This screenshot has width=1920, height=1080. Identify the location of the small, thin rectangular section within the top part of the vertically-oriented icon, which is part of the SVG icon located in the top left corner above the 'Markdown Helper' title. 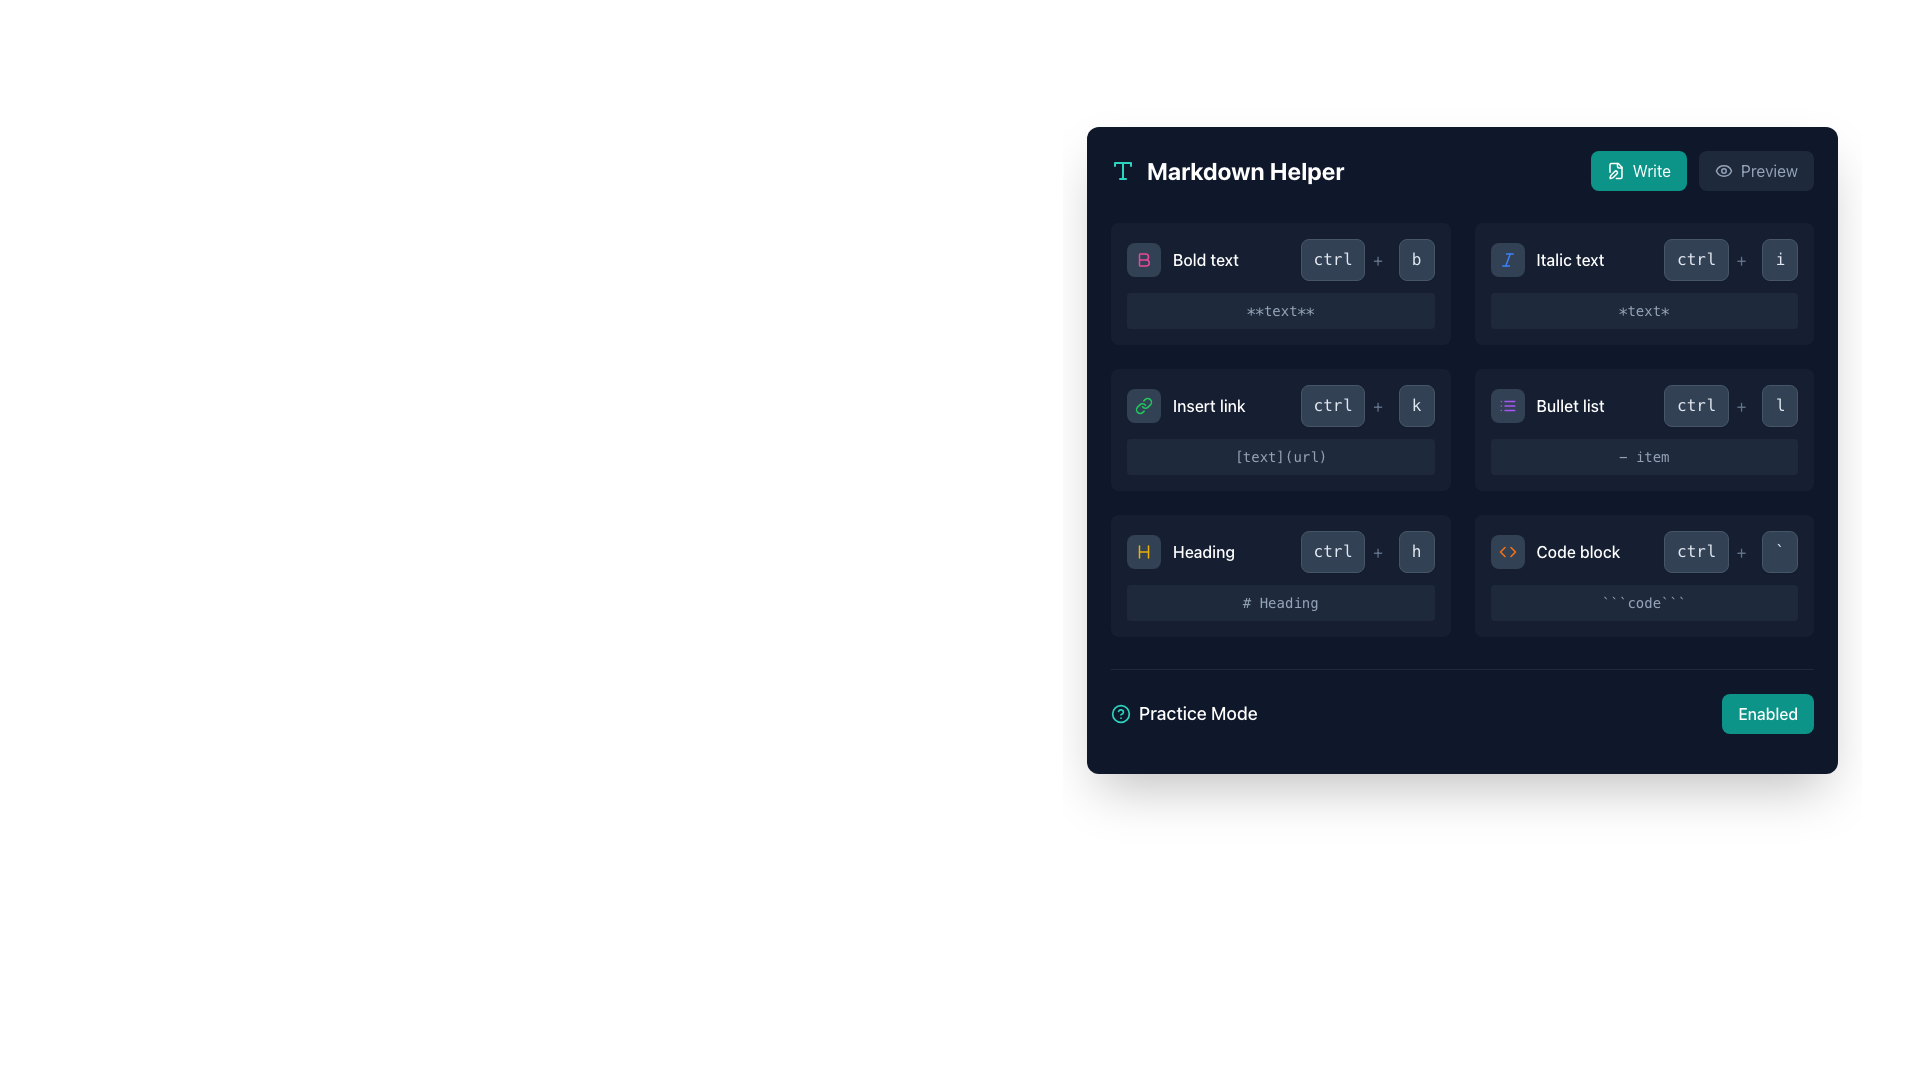
(1123, 163).